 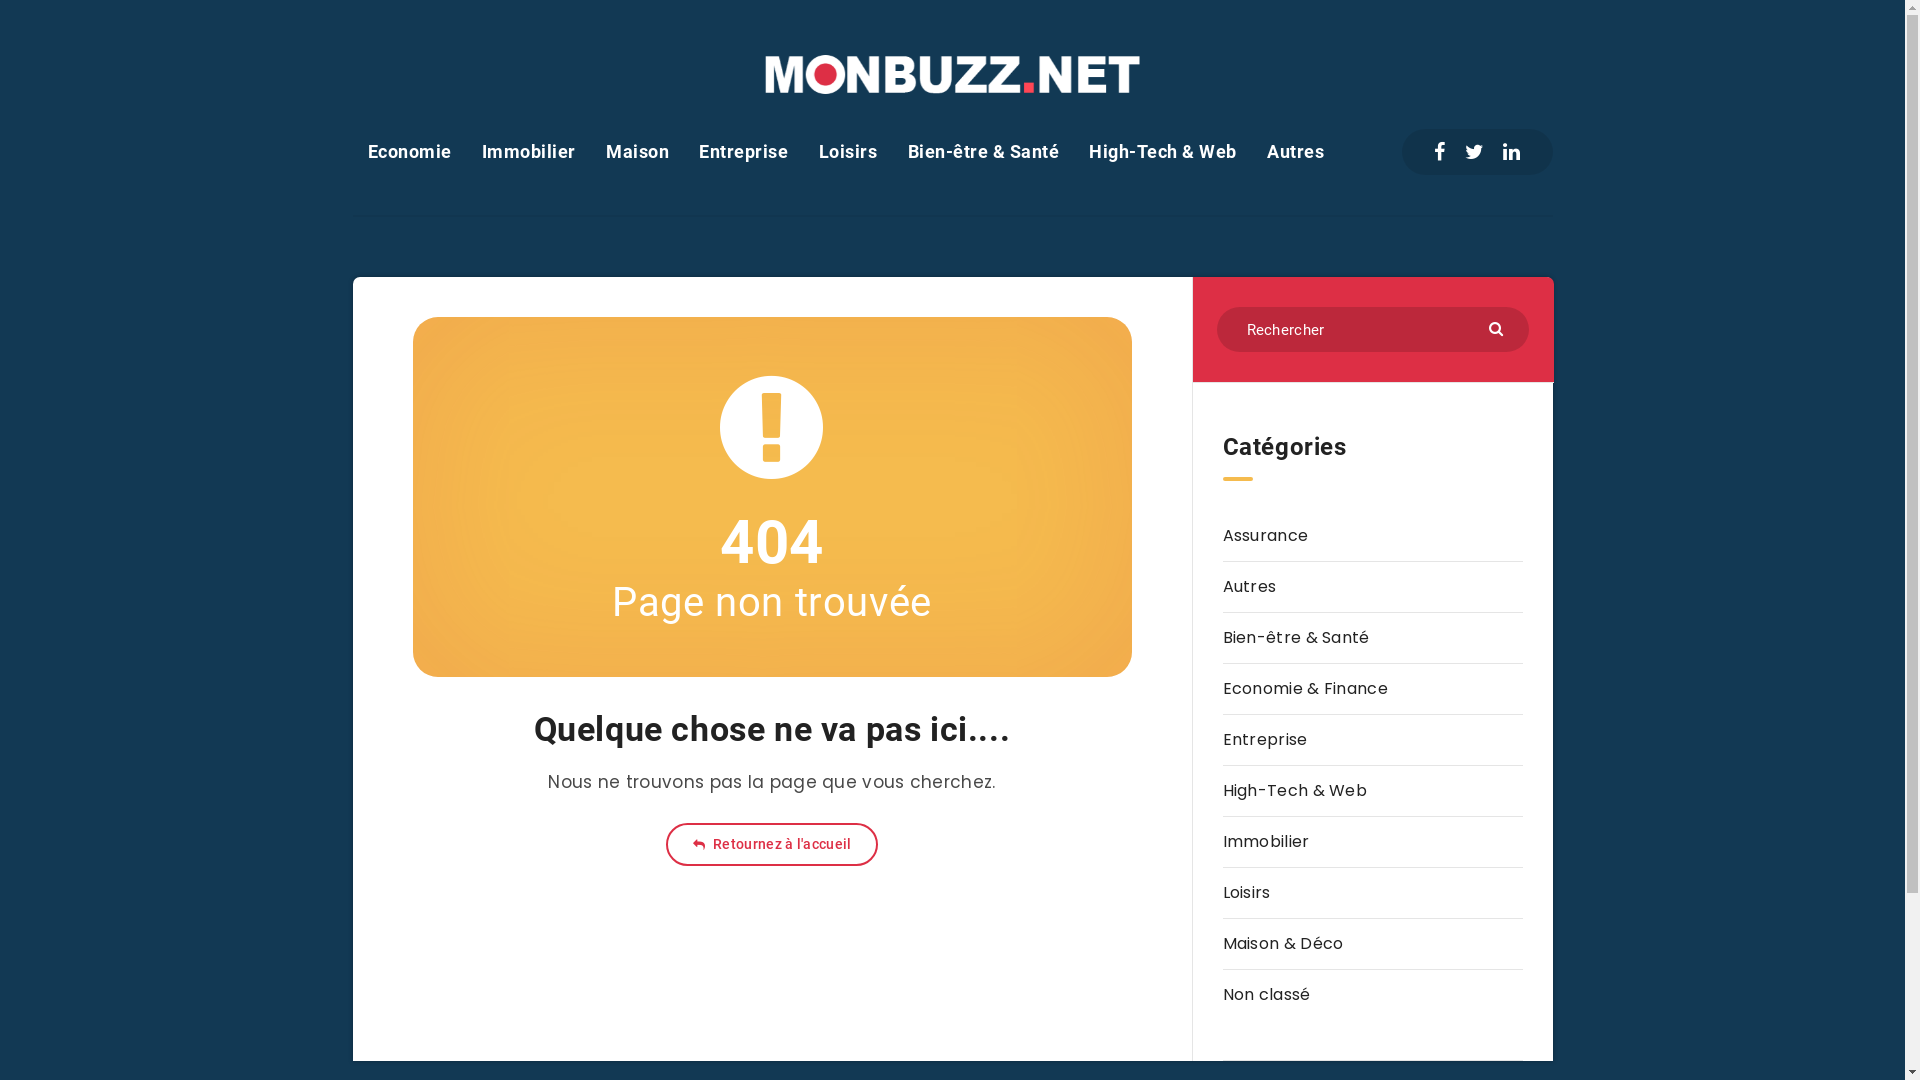 I want to click on 'Assurance', so click(x=1221, y=535).